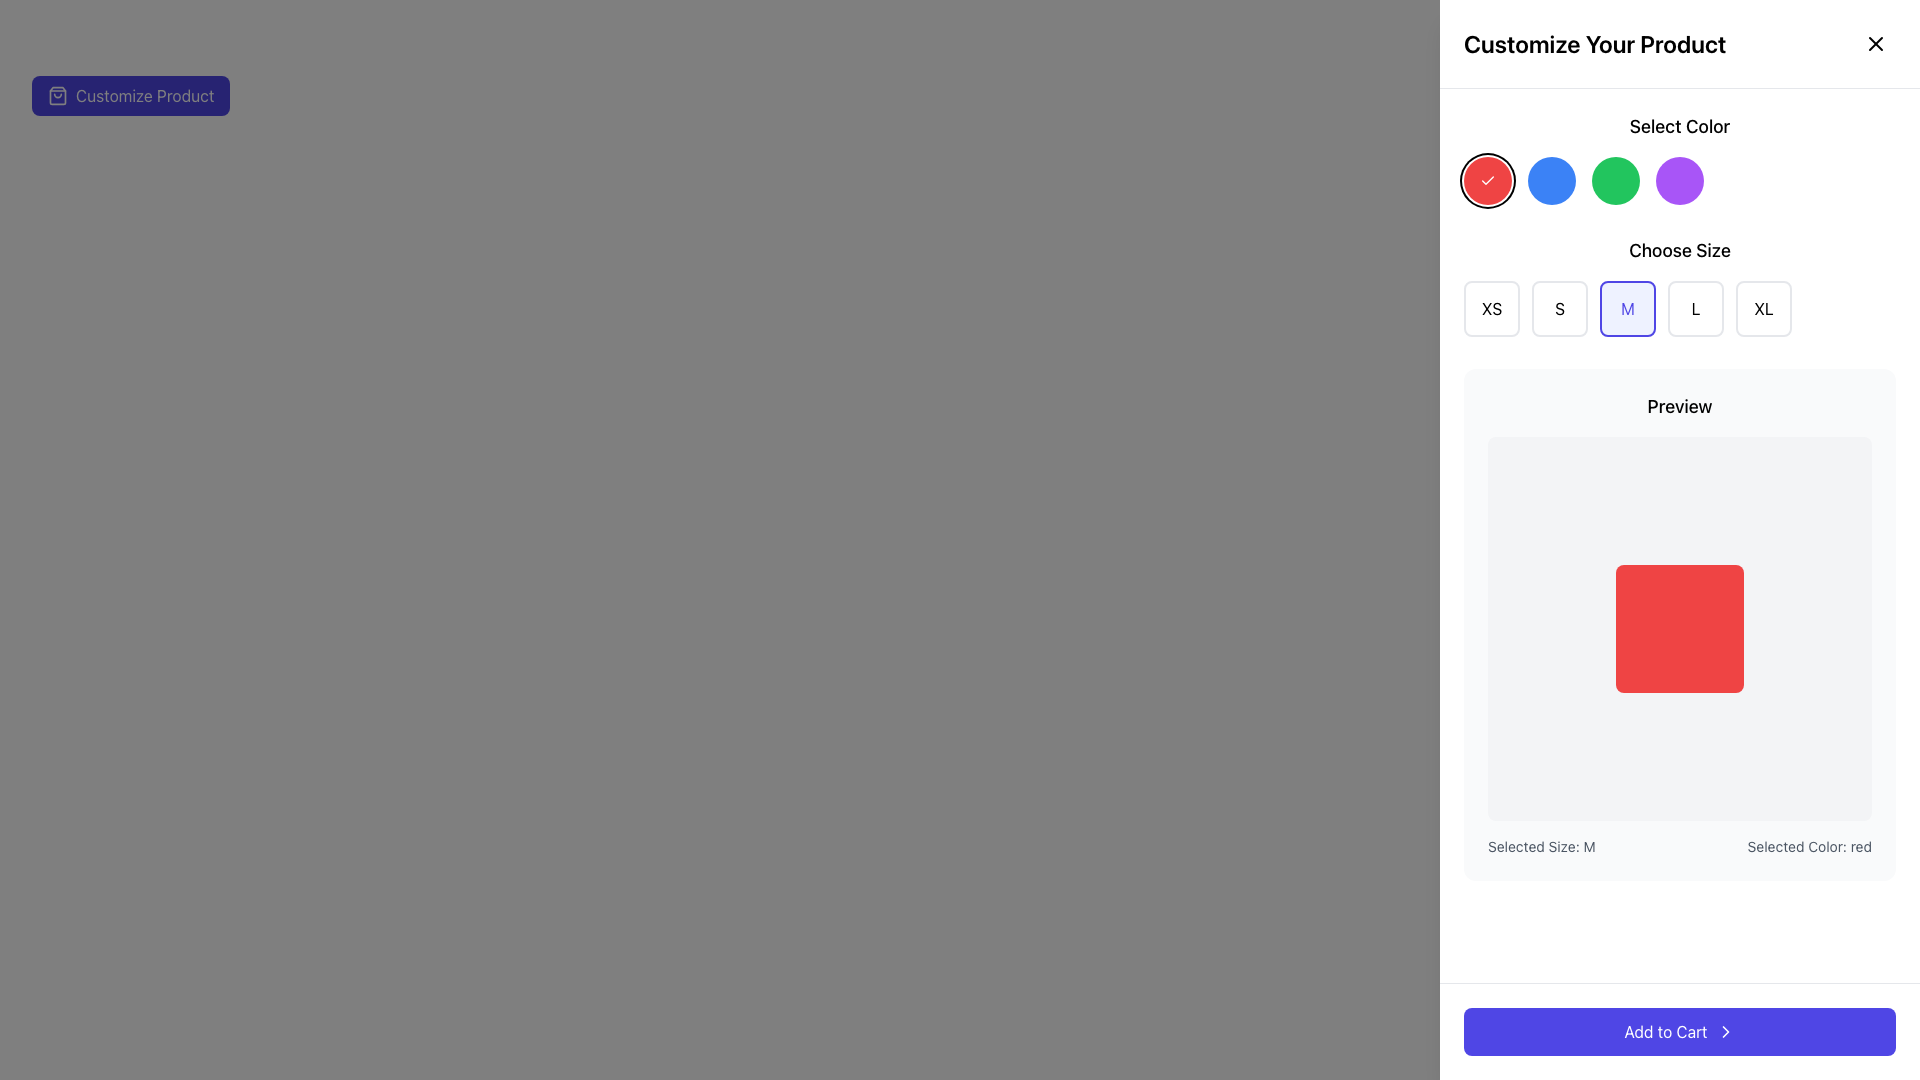 The height and width of the screenshot is (1080, 1920). Describe the element at coordinates (1875, 43) in the screenshot. I see `the circular 'X' button located at the top-right corner of the 'Customize Your Product' section` at that location.